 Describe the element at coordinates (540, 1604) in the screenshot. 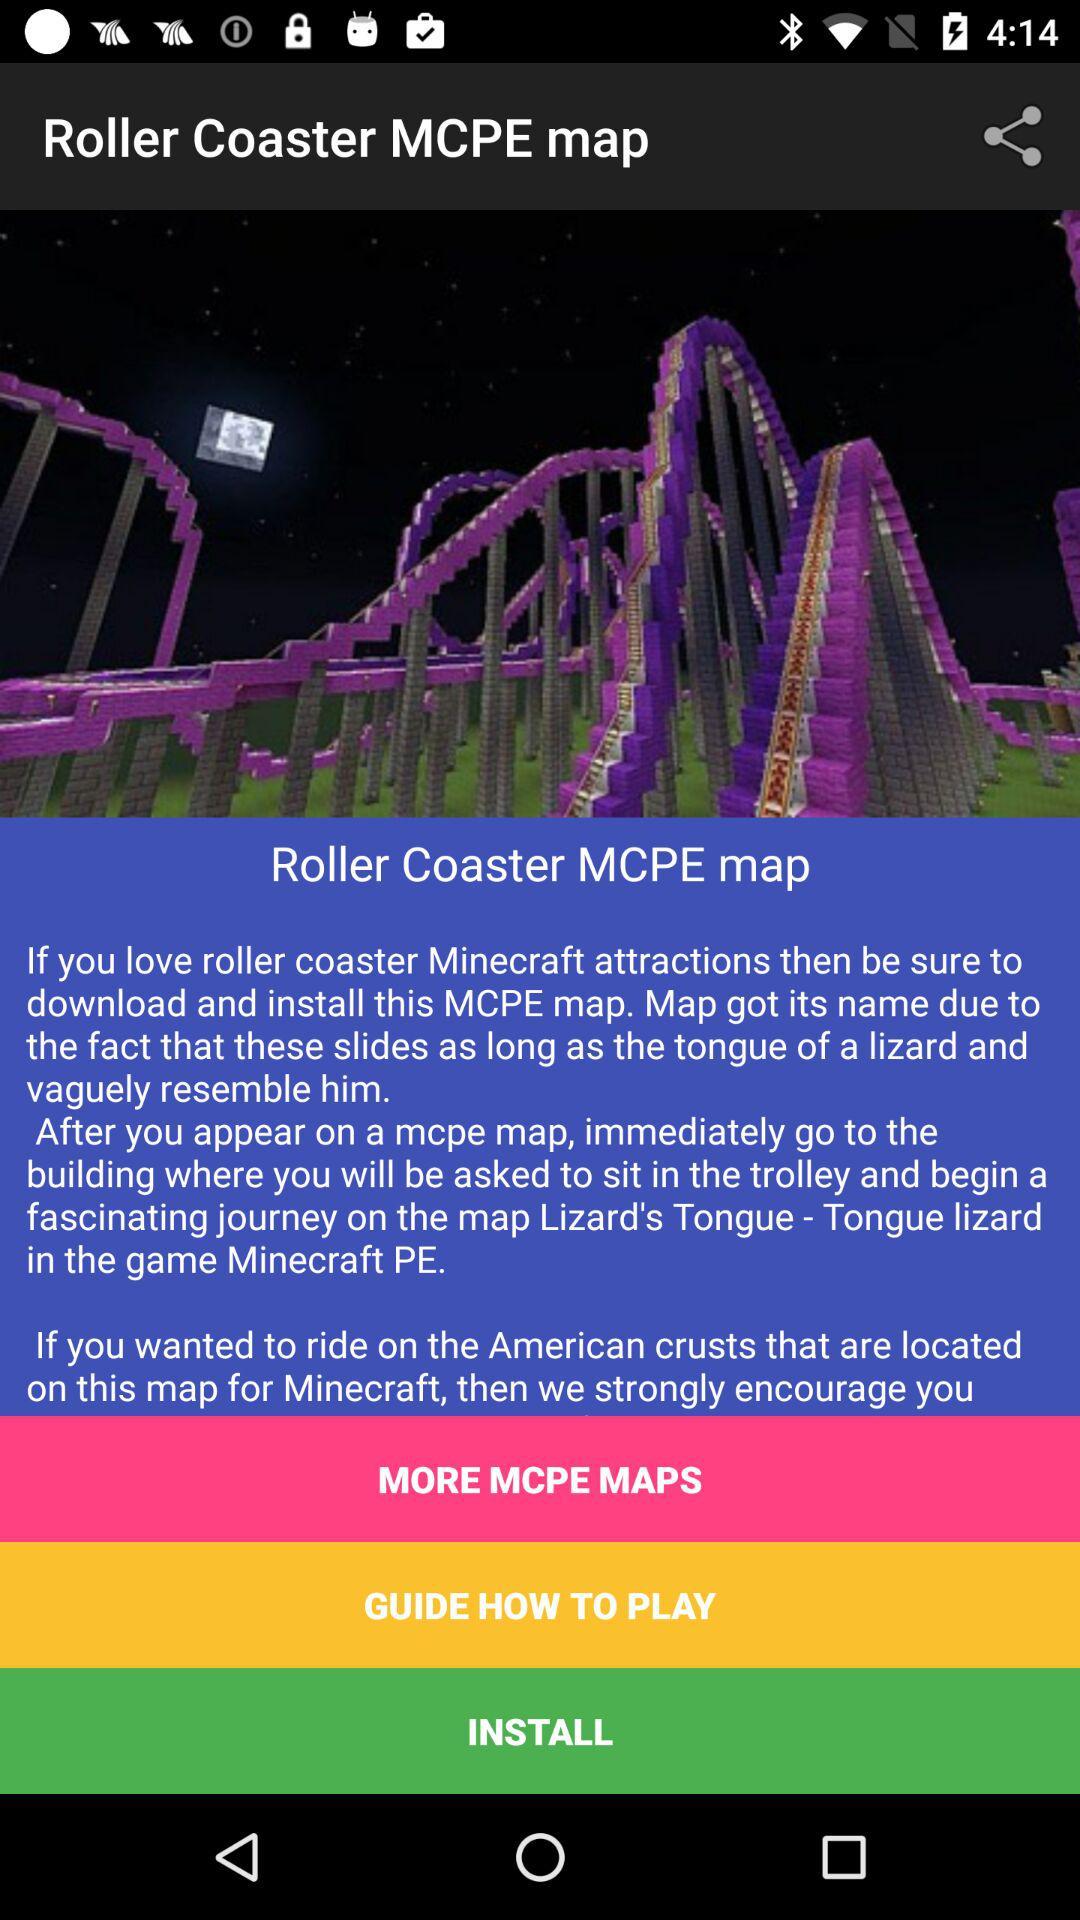

I see `guide how to` at that location.